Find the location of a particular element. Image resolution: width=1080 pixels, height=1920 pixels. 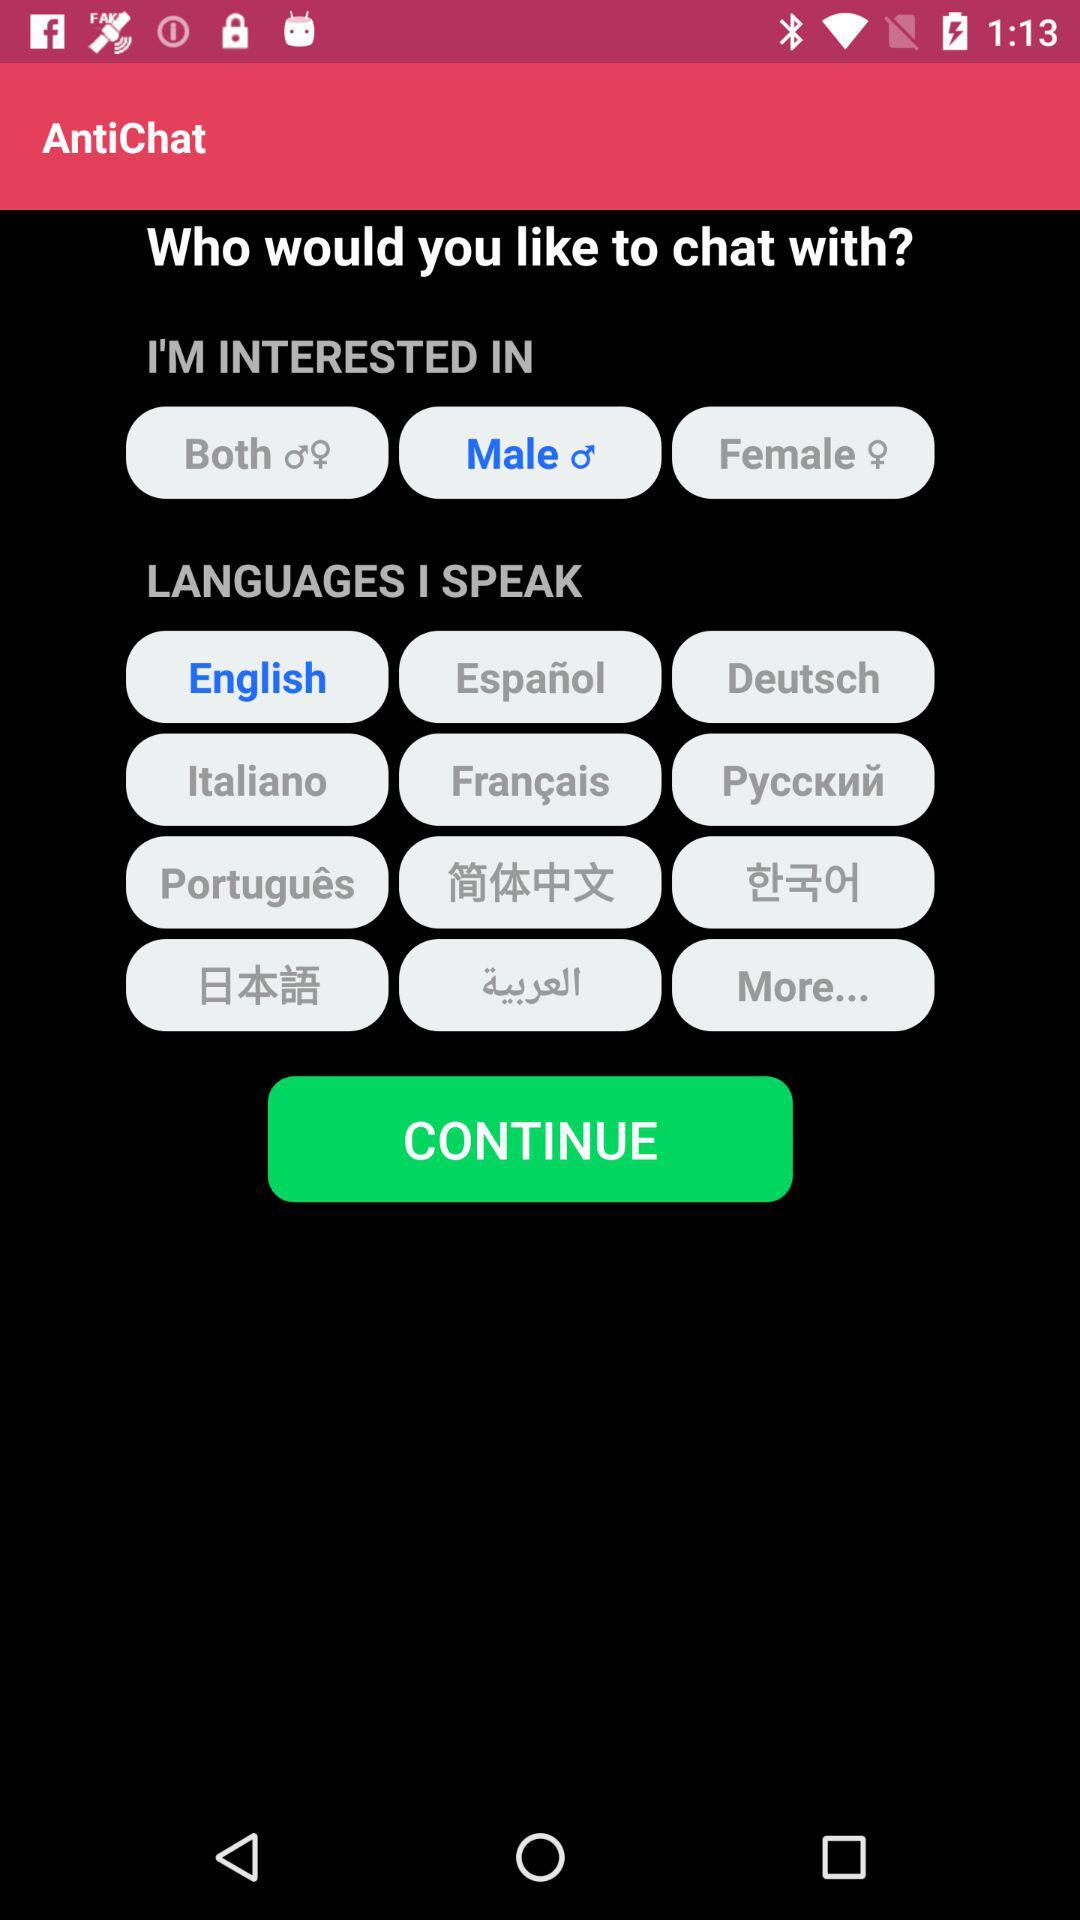

the icon next to the english item is located at coordinates (529, 676).